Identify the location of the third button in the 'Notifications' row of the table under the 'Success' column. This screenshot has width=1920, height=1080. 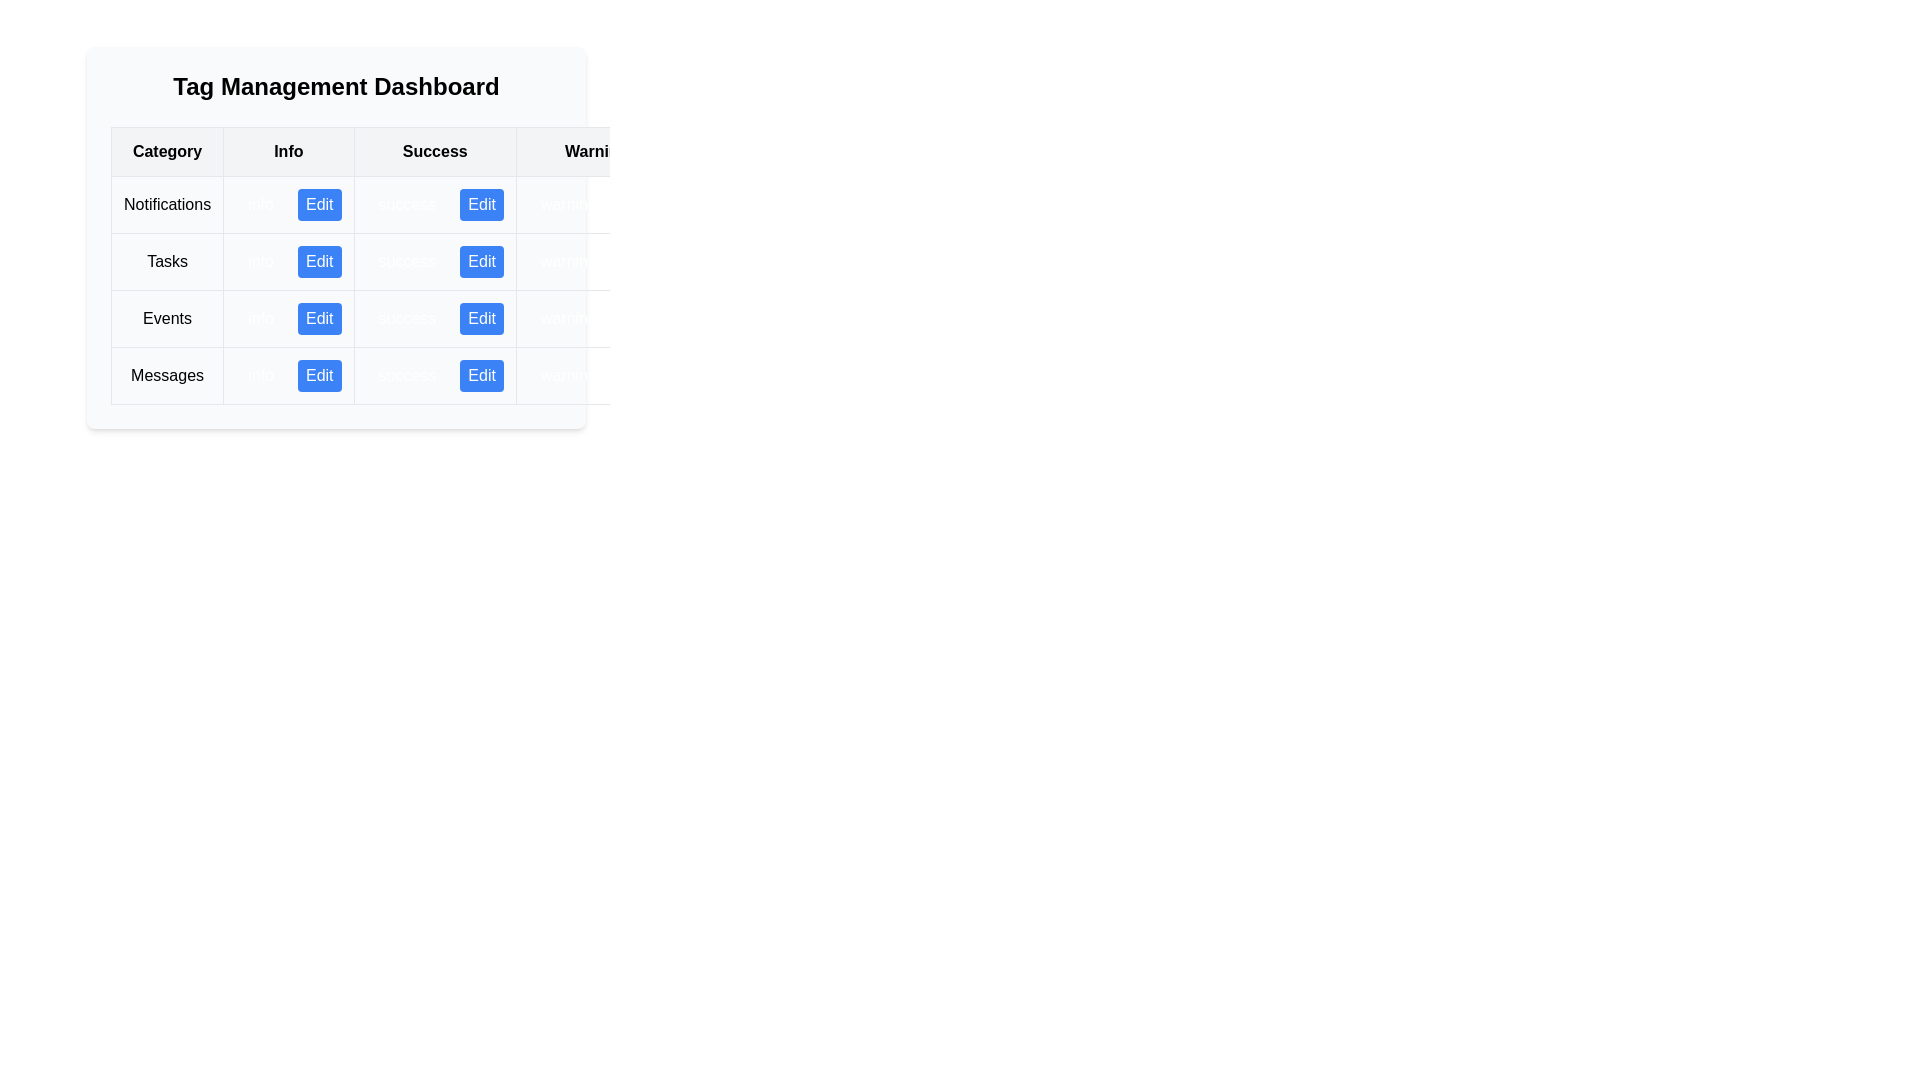
(462, 204).